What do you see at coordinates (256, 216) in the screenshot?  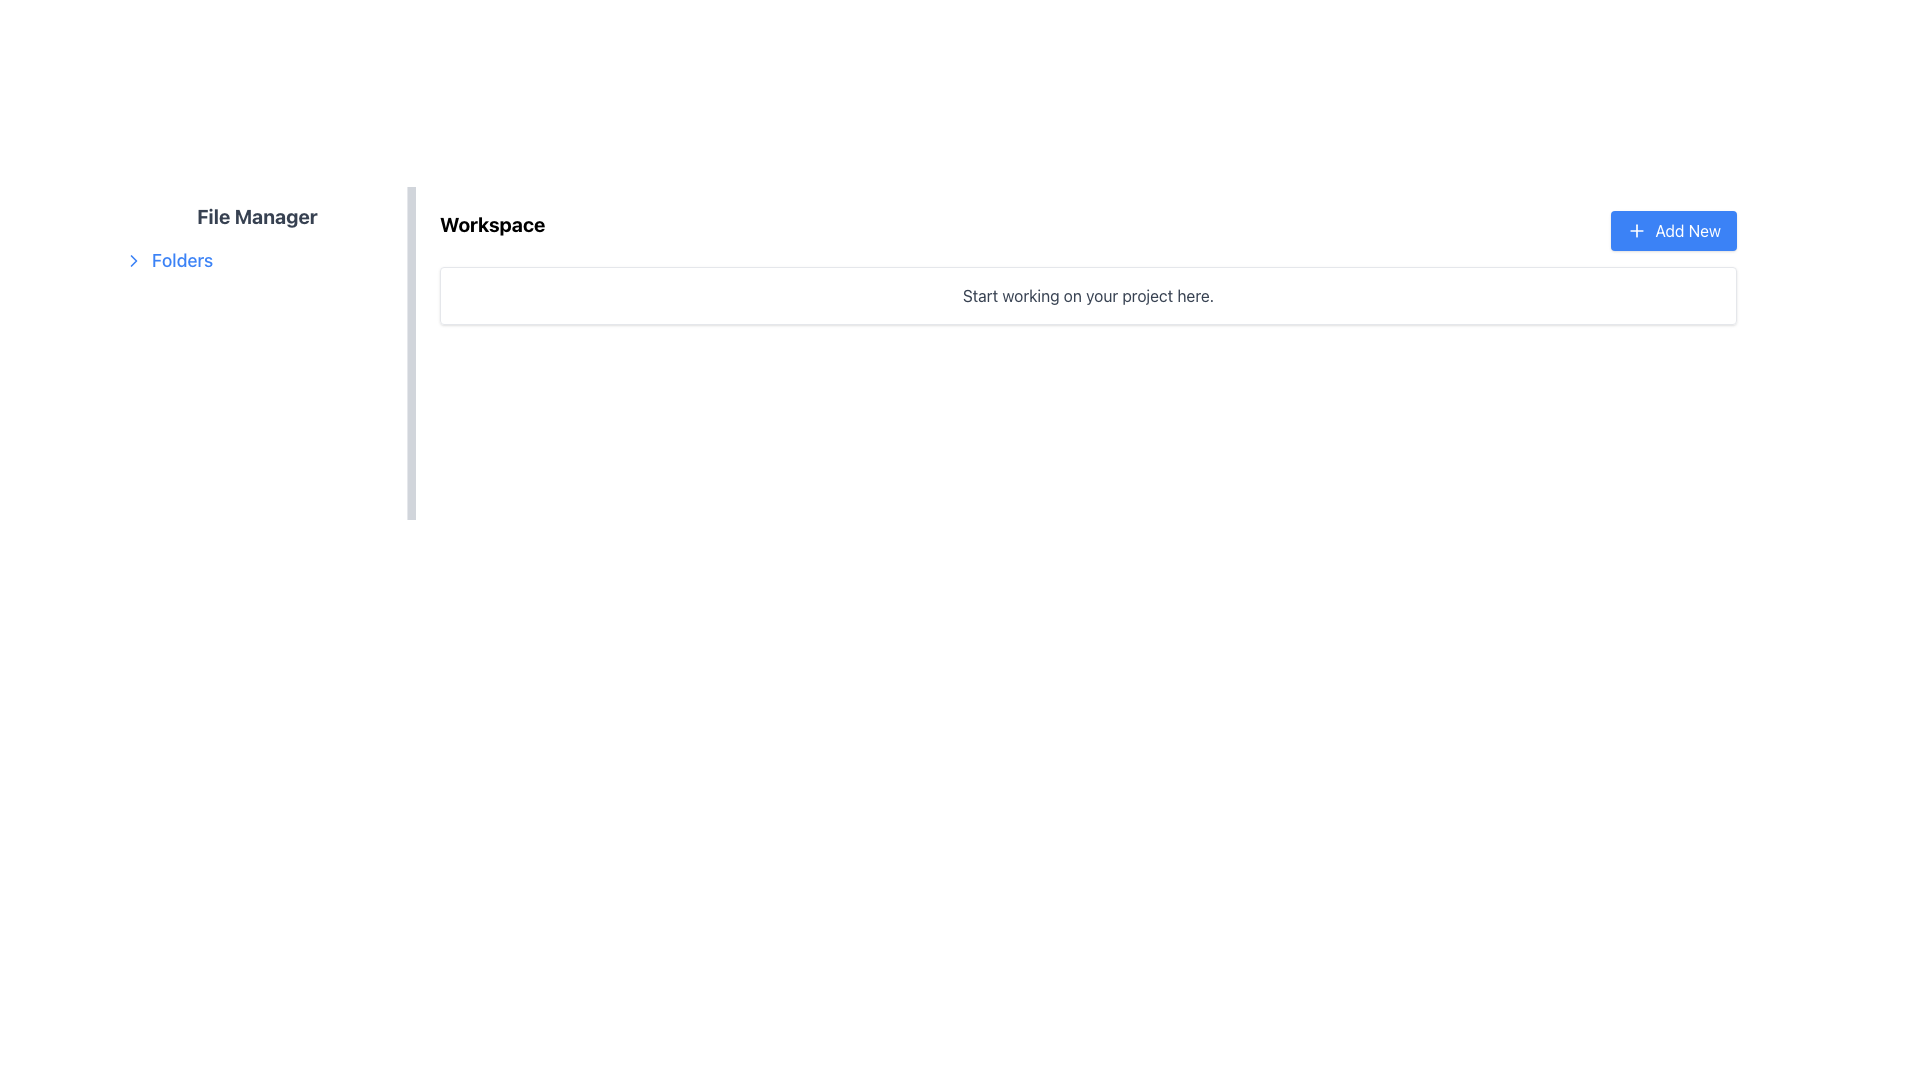 I see `the 'File Manager' text label, which is bold and large, located in the top-left corner of the left-side navigation pane, above the 'Folders' group` at bounding box center [256, 216].